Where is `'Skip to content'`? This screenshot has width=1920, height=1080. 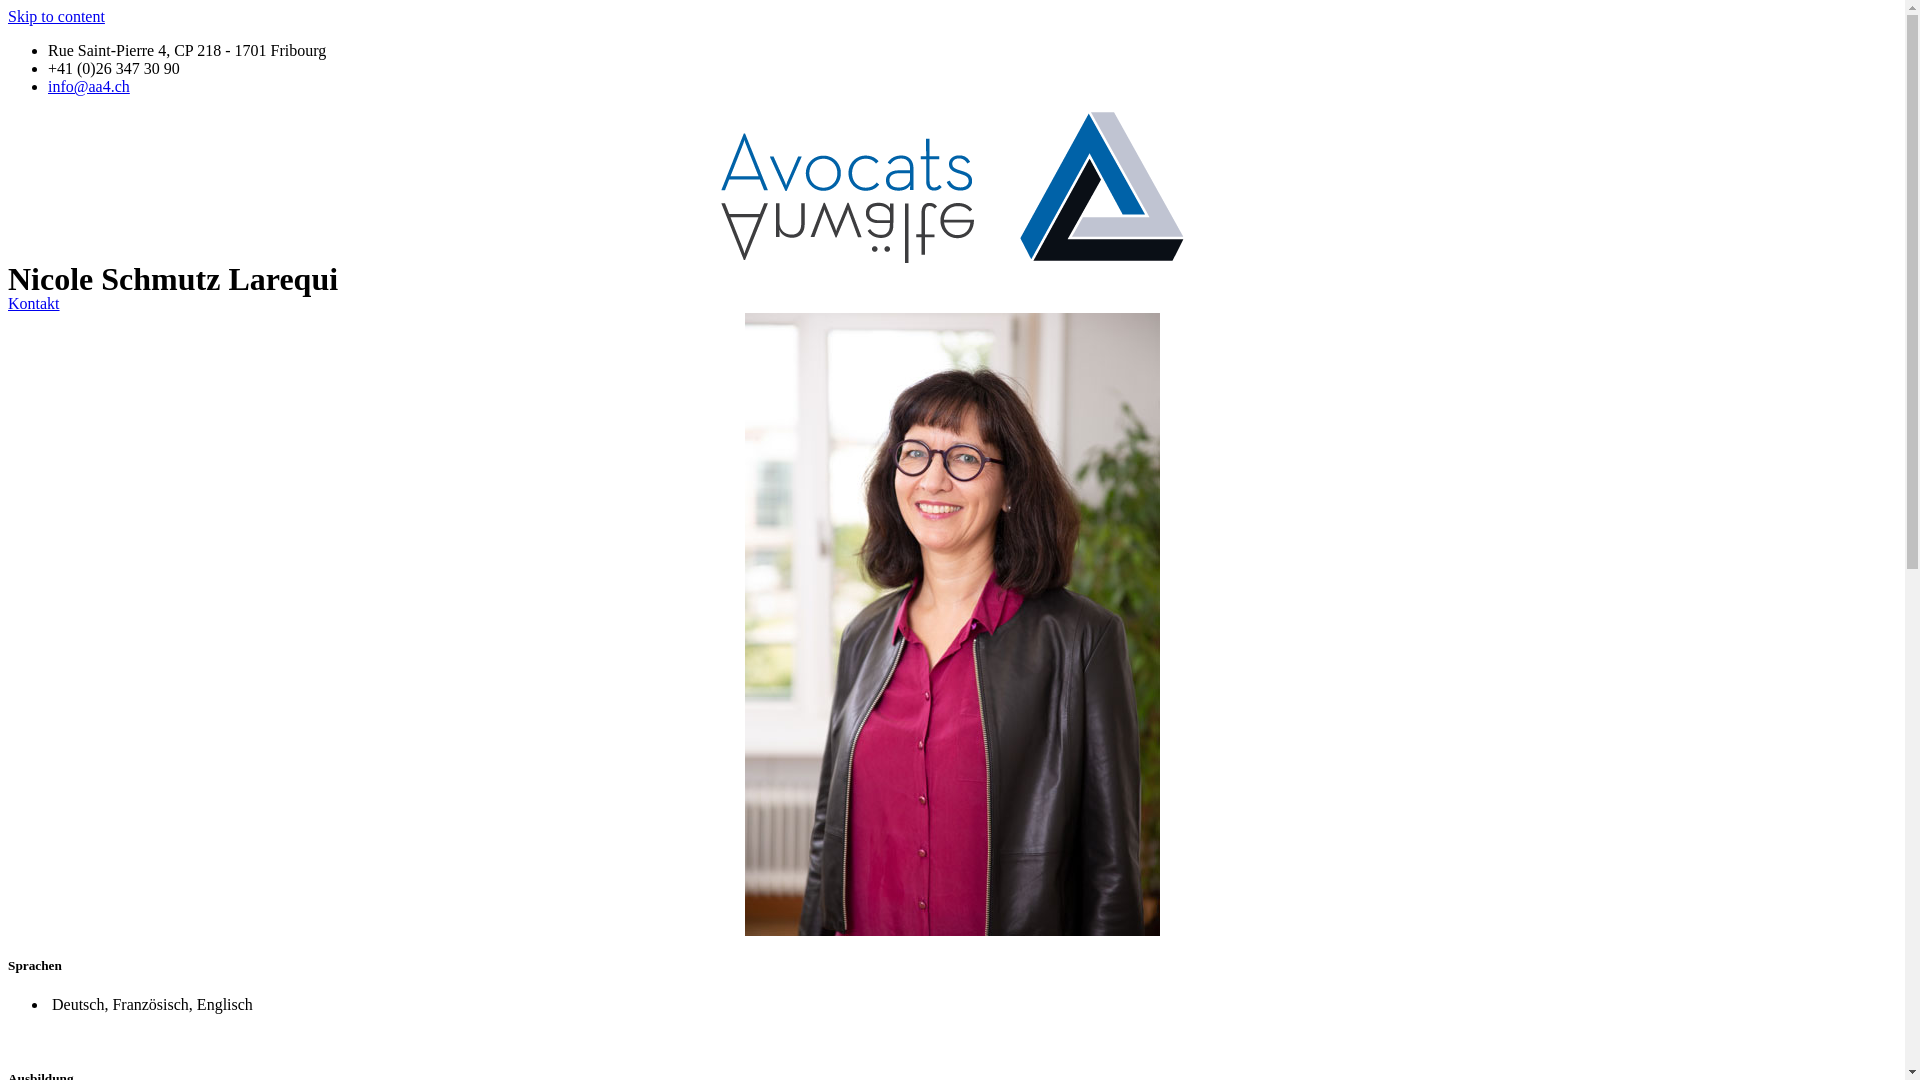 'Skip to content' is located at coordinates (56, 16).